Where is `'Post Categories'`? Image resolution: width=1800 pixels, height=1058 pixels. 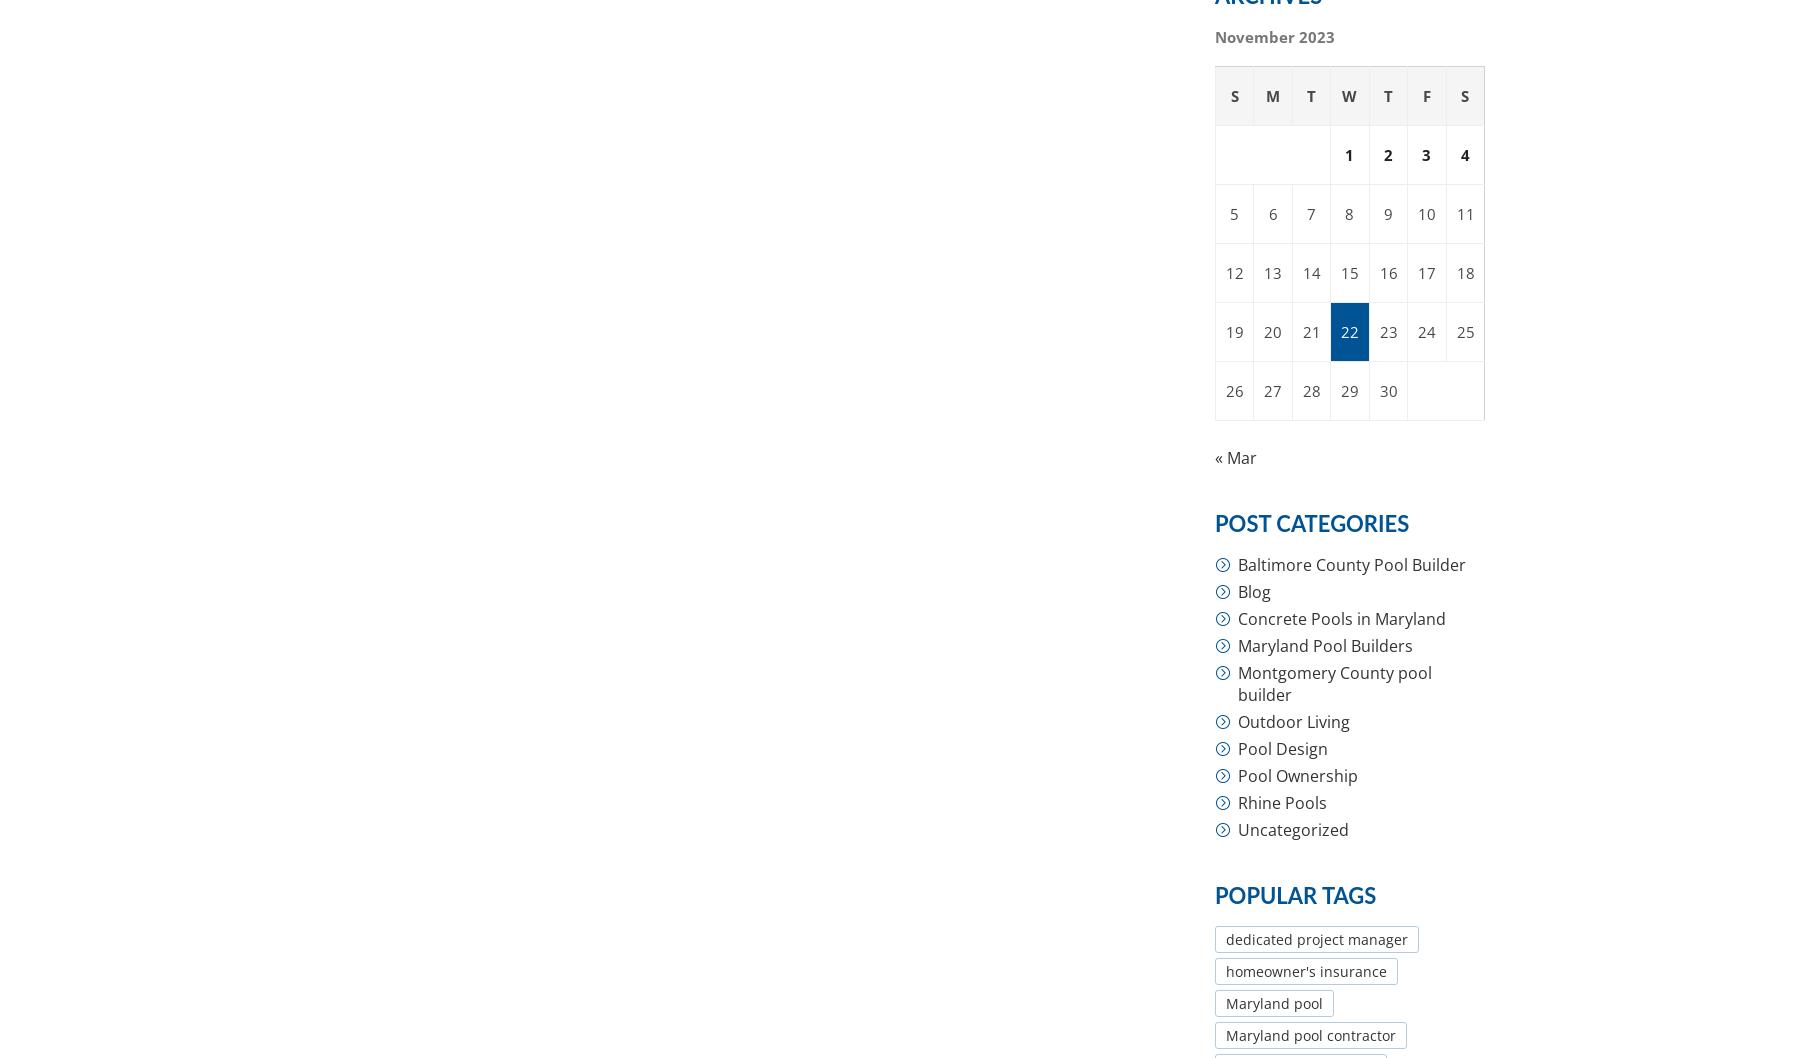 'Post Categories' is located at coordinates (1312, 523).